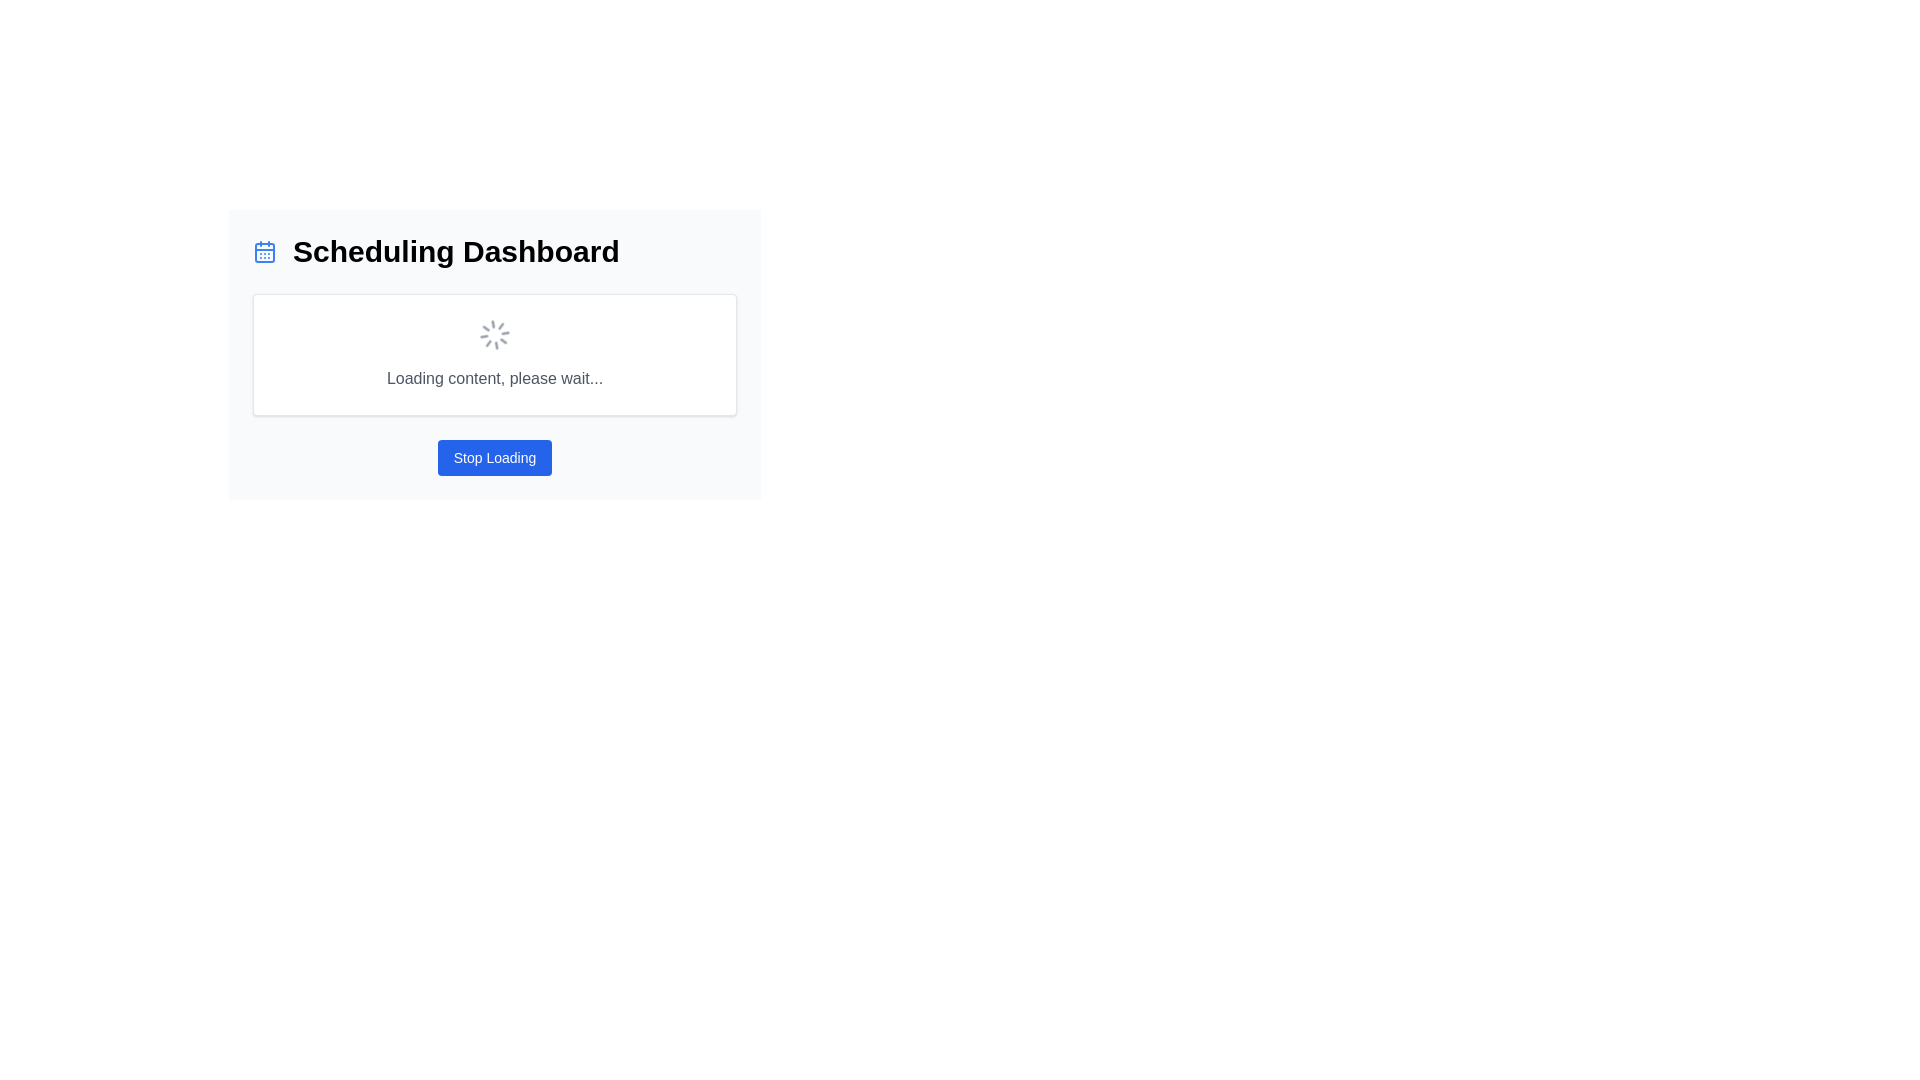 This screenshot has height=1080, width=1920. Describe the element at coordinates (494, 334) in the screenshot. I see `the loading spinner animation, which is a circular gray icon with radial lines, indicating a loading state, located at the center of a dialog box` at that location.